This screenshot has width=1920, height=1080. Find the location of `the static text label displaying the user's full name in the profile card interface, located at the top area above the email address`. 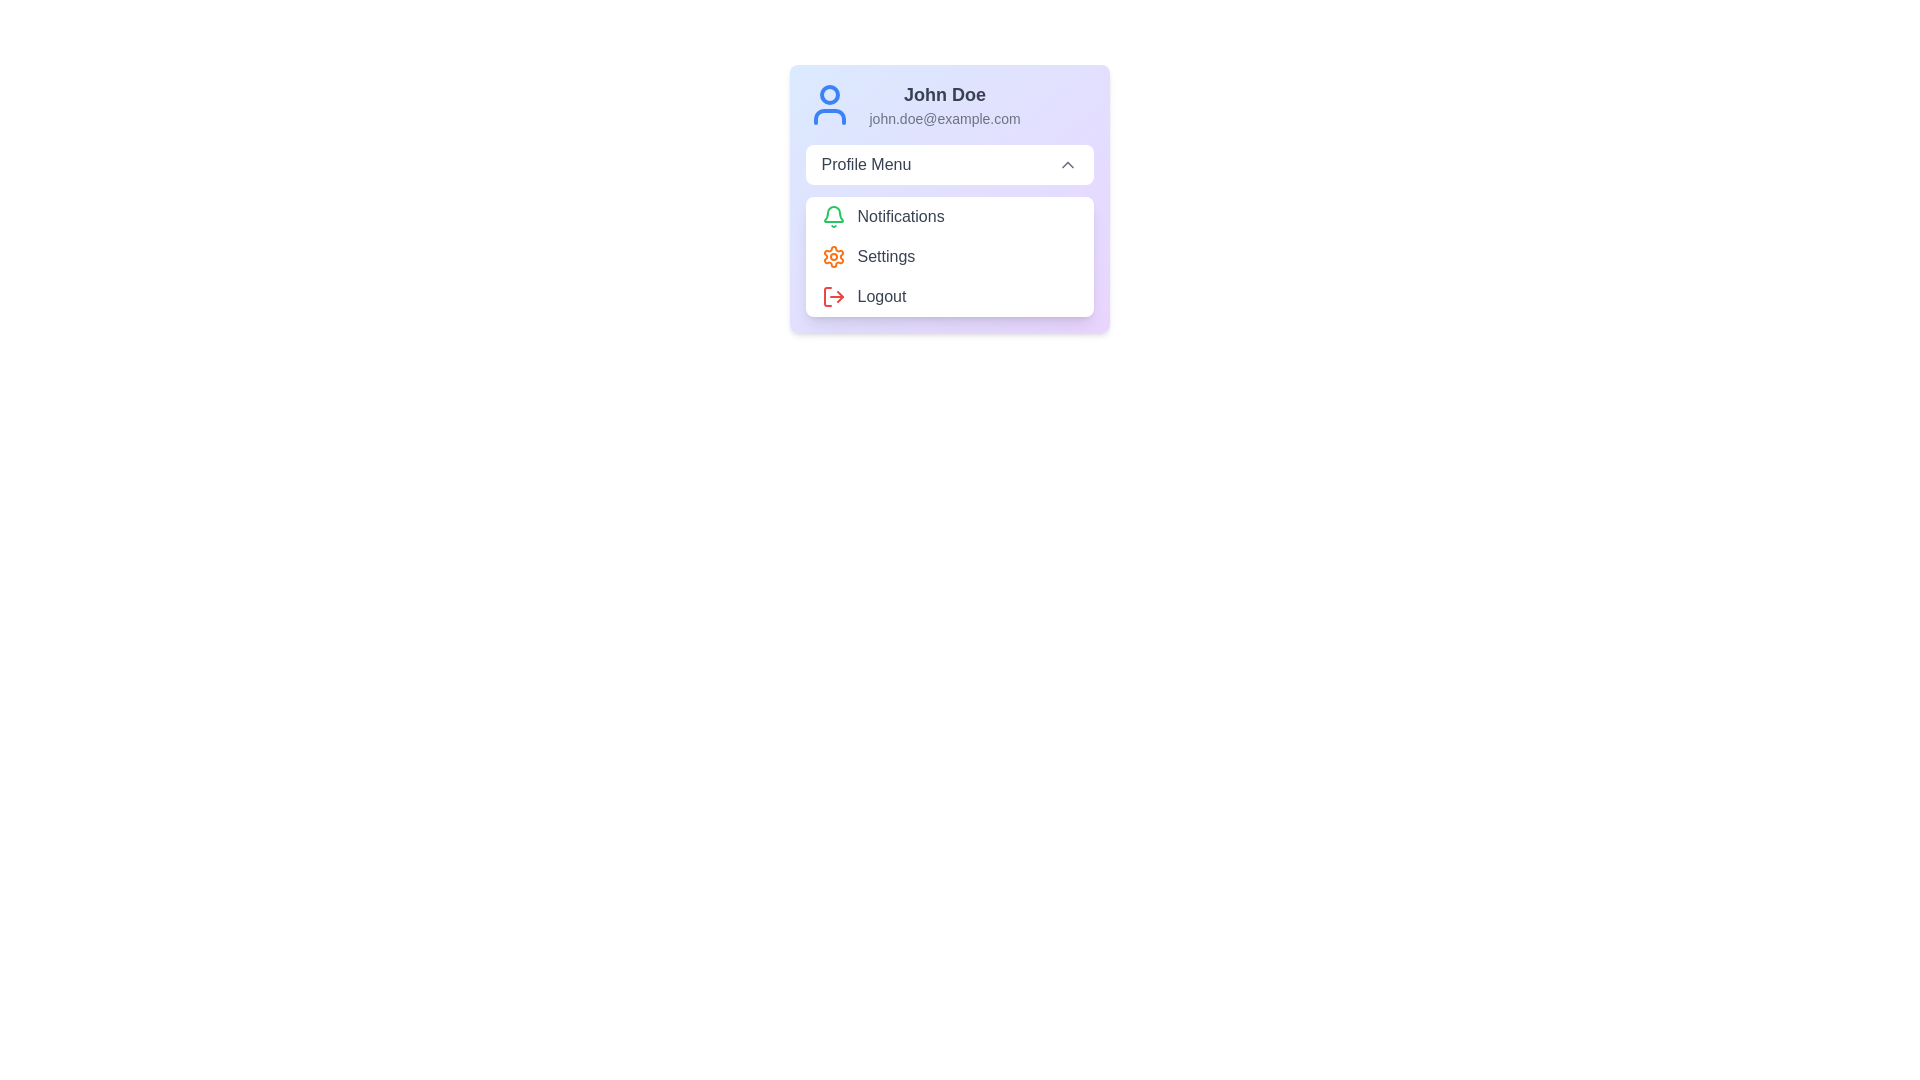

the static text label displaying the user's full name in the profile card interface, located at the top area above the email address is located at coordinates (944, 95).